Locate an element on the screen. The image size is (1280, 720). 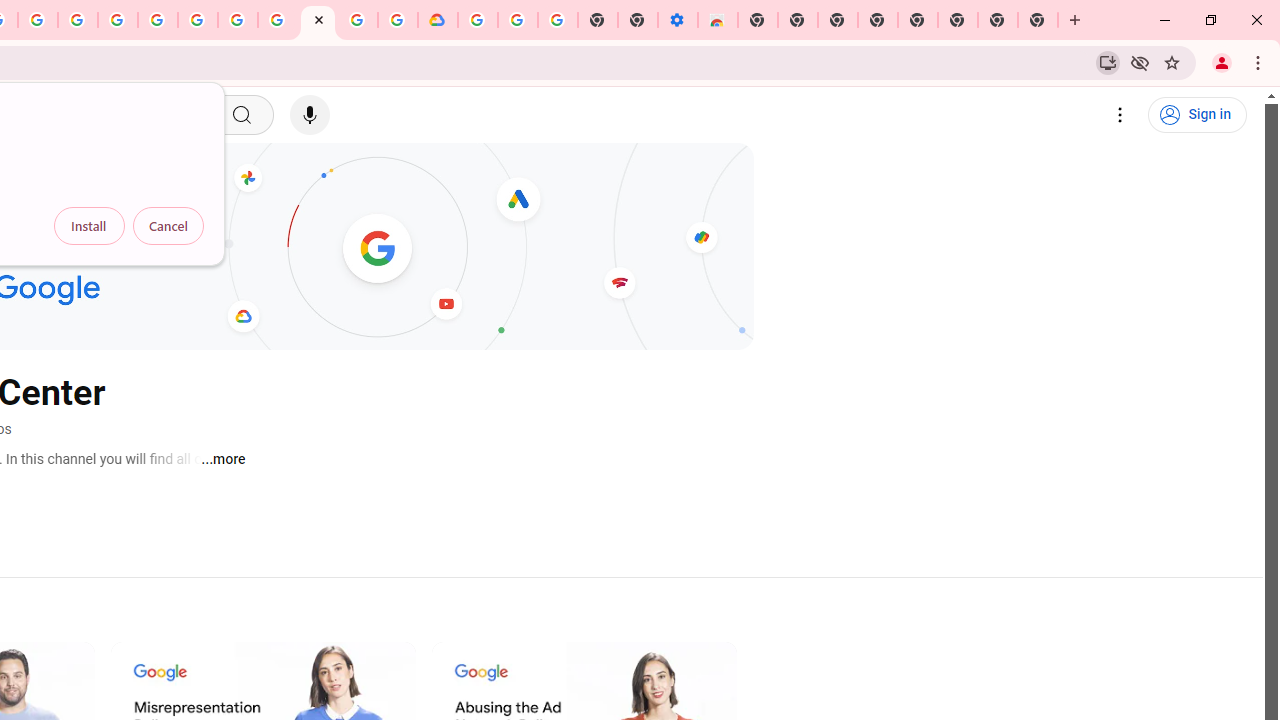
'Browse the Google Chrome Community - Google Chrome Community' is located at coordinates (398, 20).